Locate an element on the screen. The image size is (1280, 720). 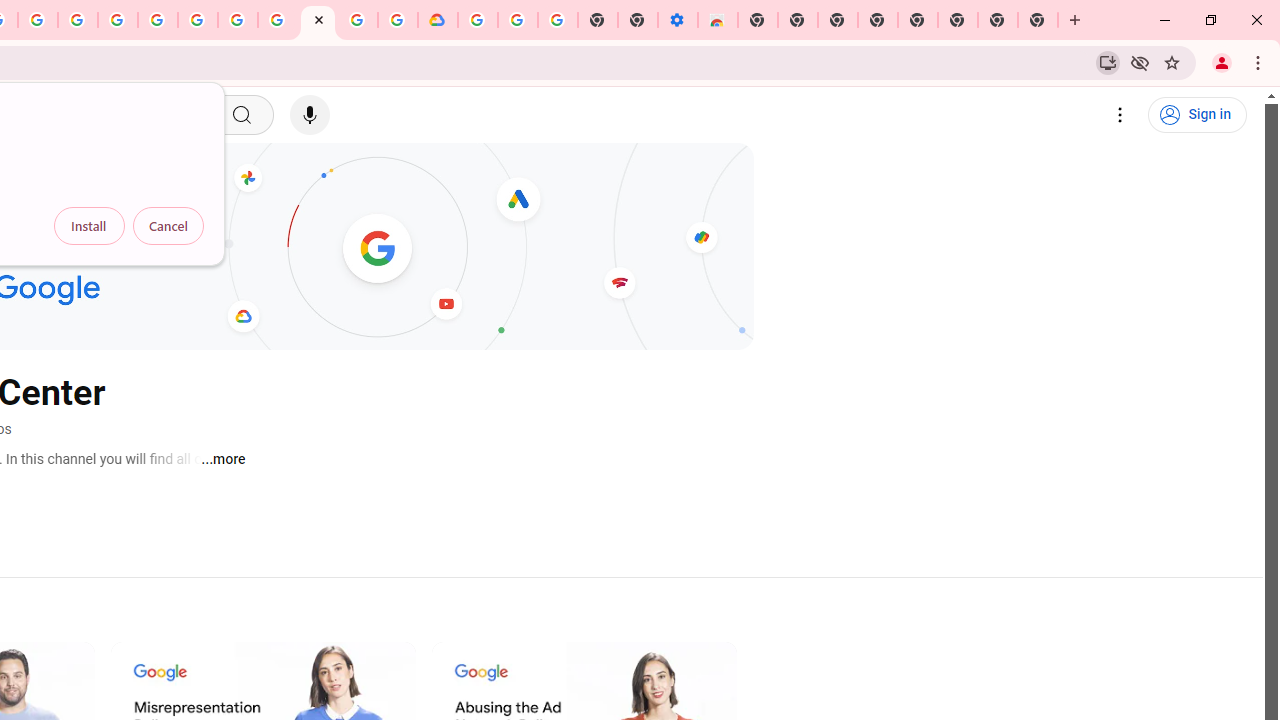
'Browse the Google Chrome Community - Google Chrome Community' is located at coordinates (398, 20).